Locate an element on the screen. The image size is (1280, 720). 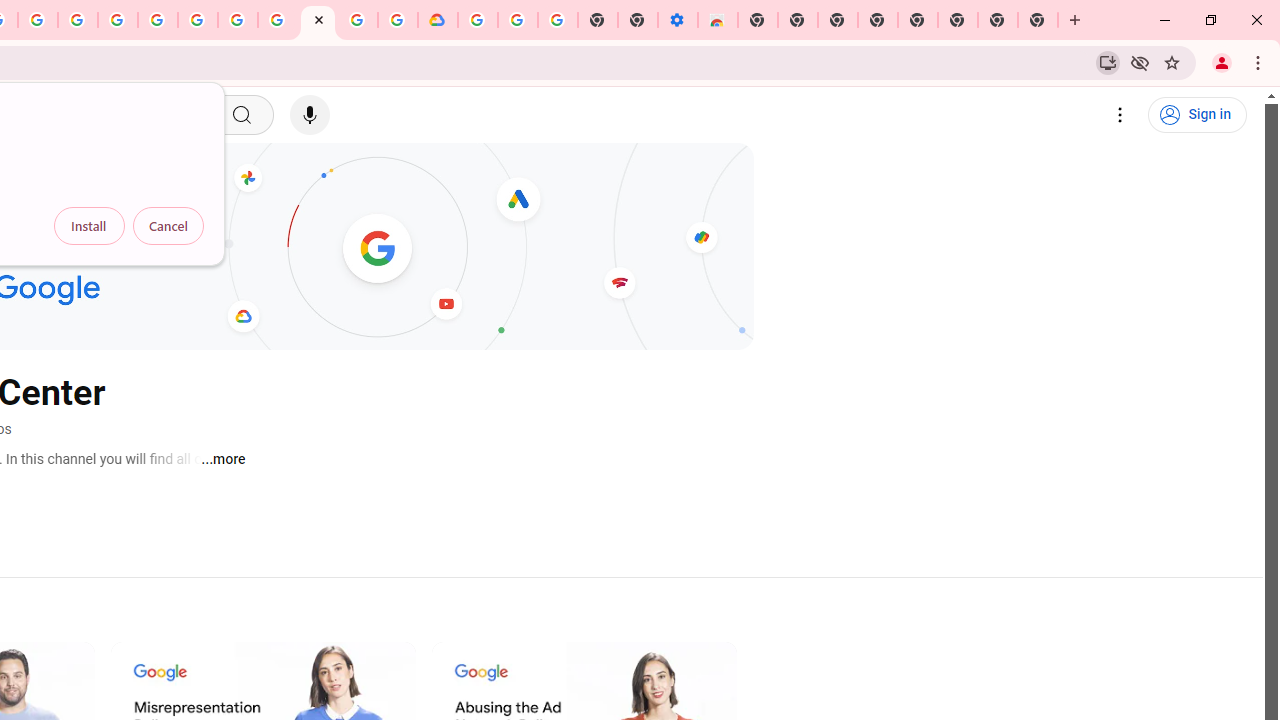
'Browse the Google Chrome Community - Google Chrome Community' is located at coordinates (398, 20).